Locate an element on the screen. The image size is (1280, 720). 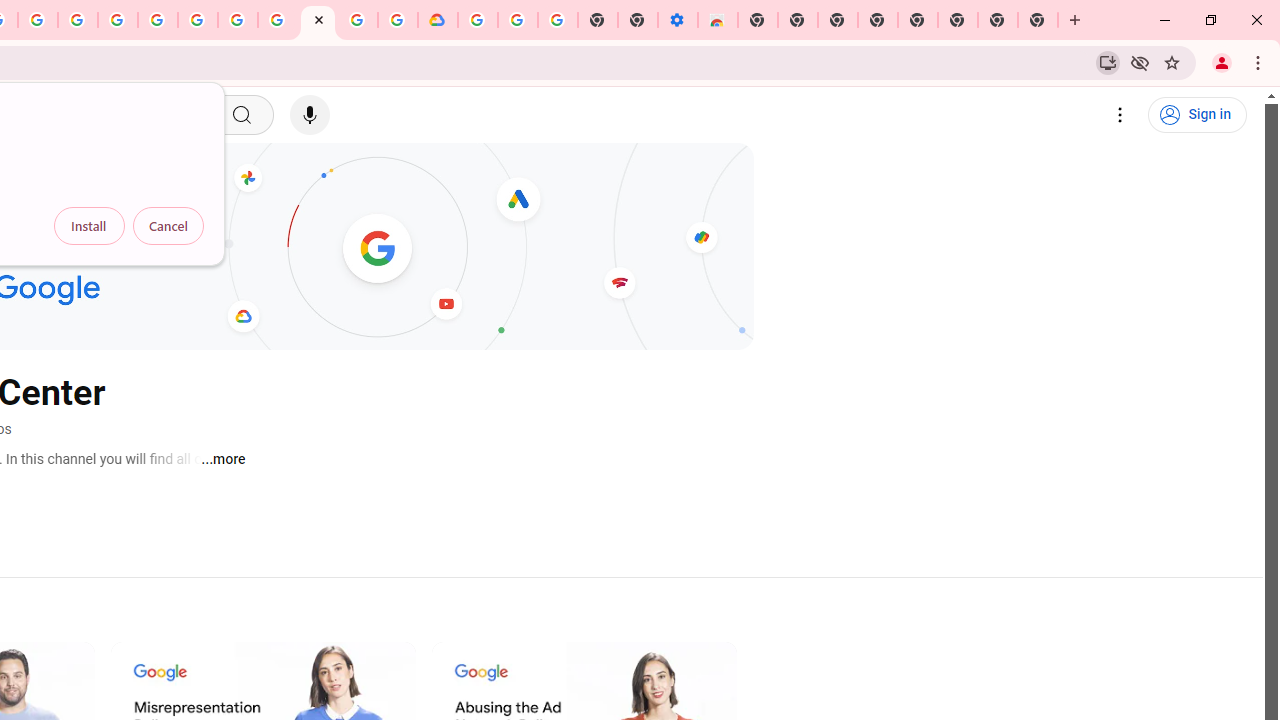
'Browse the Google Chrome Community - Google Chrome Community' is located at coordinates (398, 20).